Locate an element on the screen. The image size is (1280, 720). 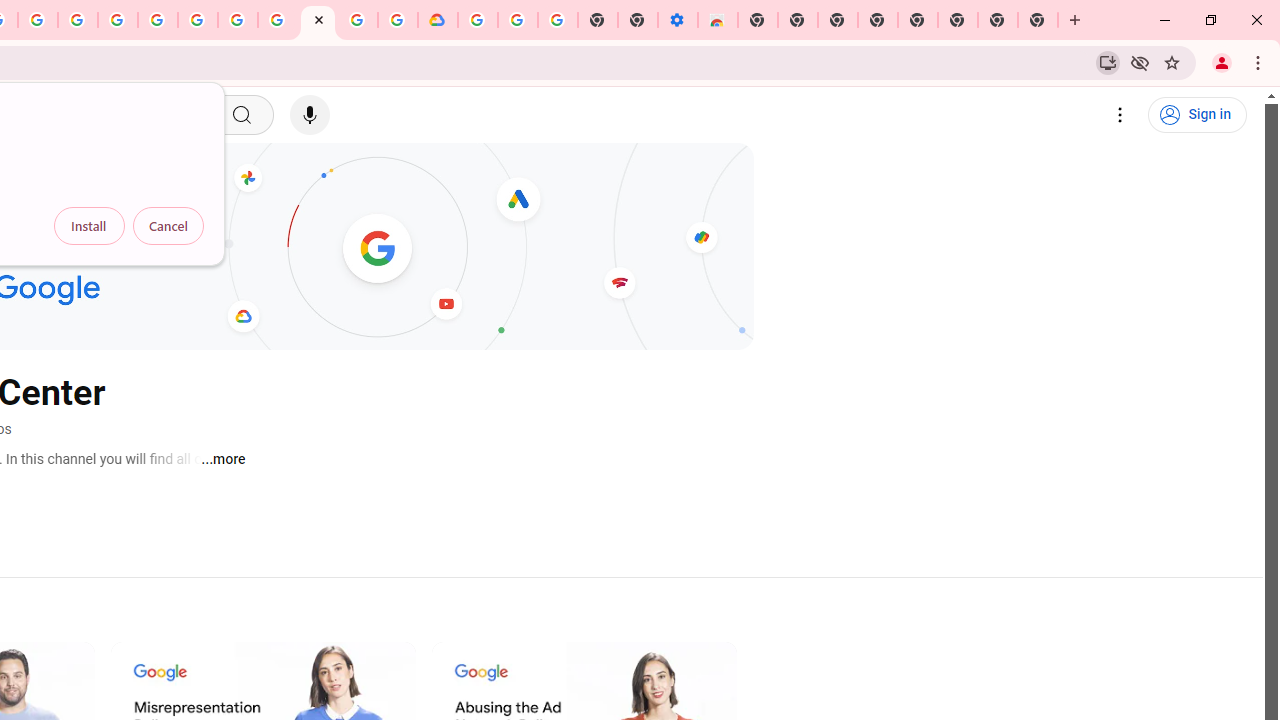
'Browse the Google Chrome Community - Google Chrome Community' is located at coordinates (398, 20).